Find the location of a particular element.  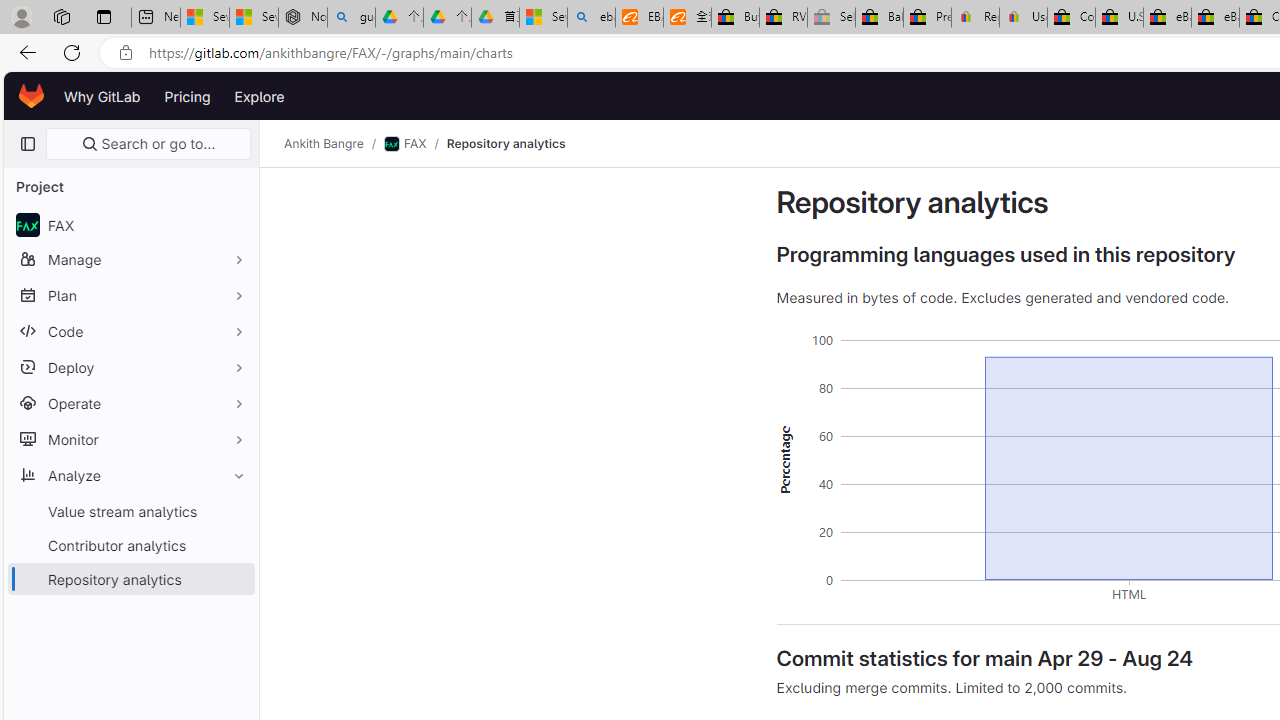

'Plan' is located at coordinates (130, 295).